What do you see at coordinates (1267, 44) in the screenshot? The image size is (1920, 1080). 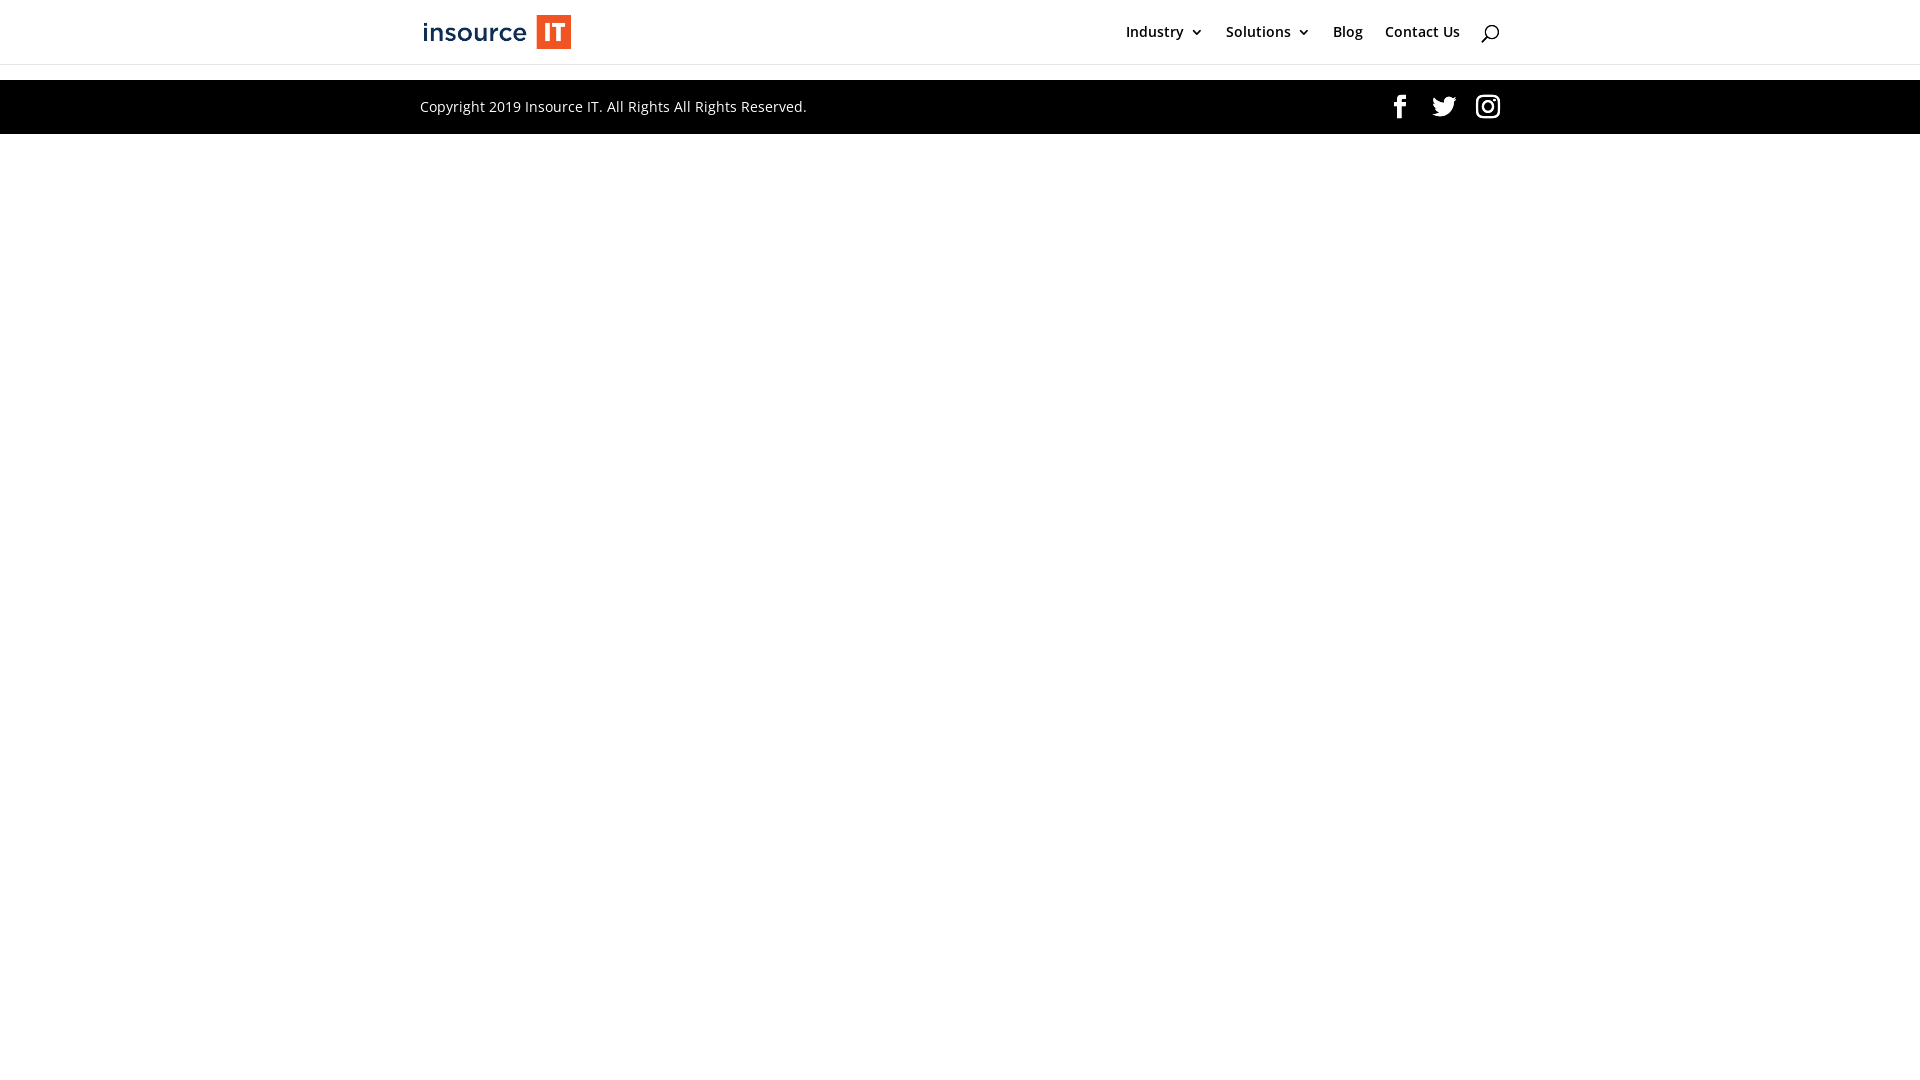 I see `'Solutions'` at bounding box center [1267, 44].